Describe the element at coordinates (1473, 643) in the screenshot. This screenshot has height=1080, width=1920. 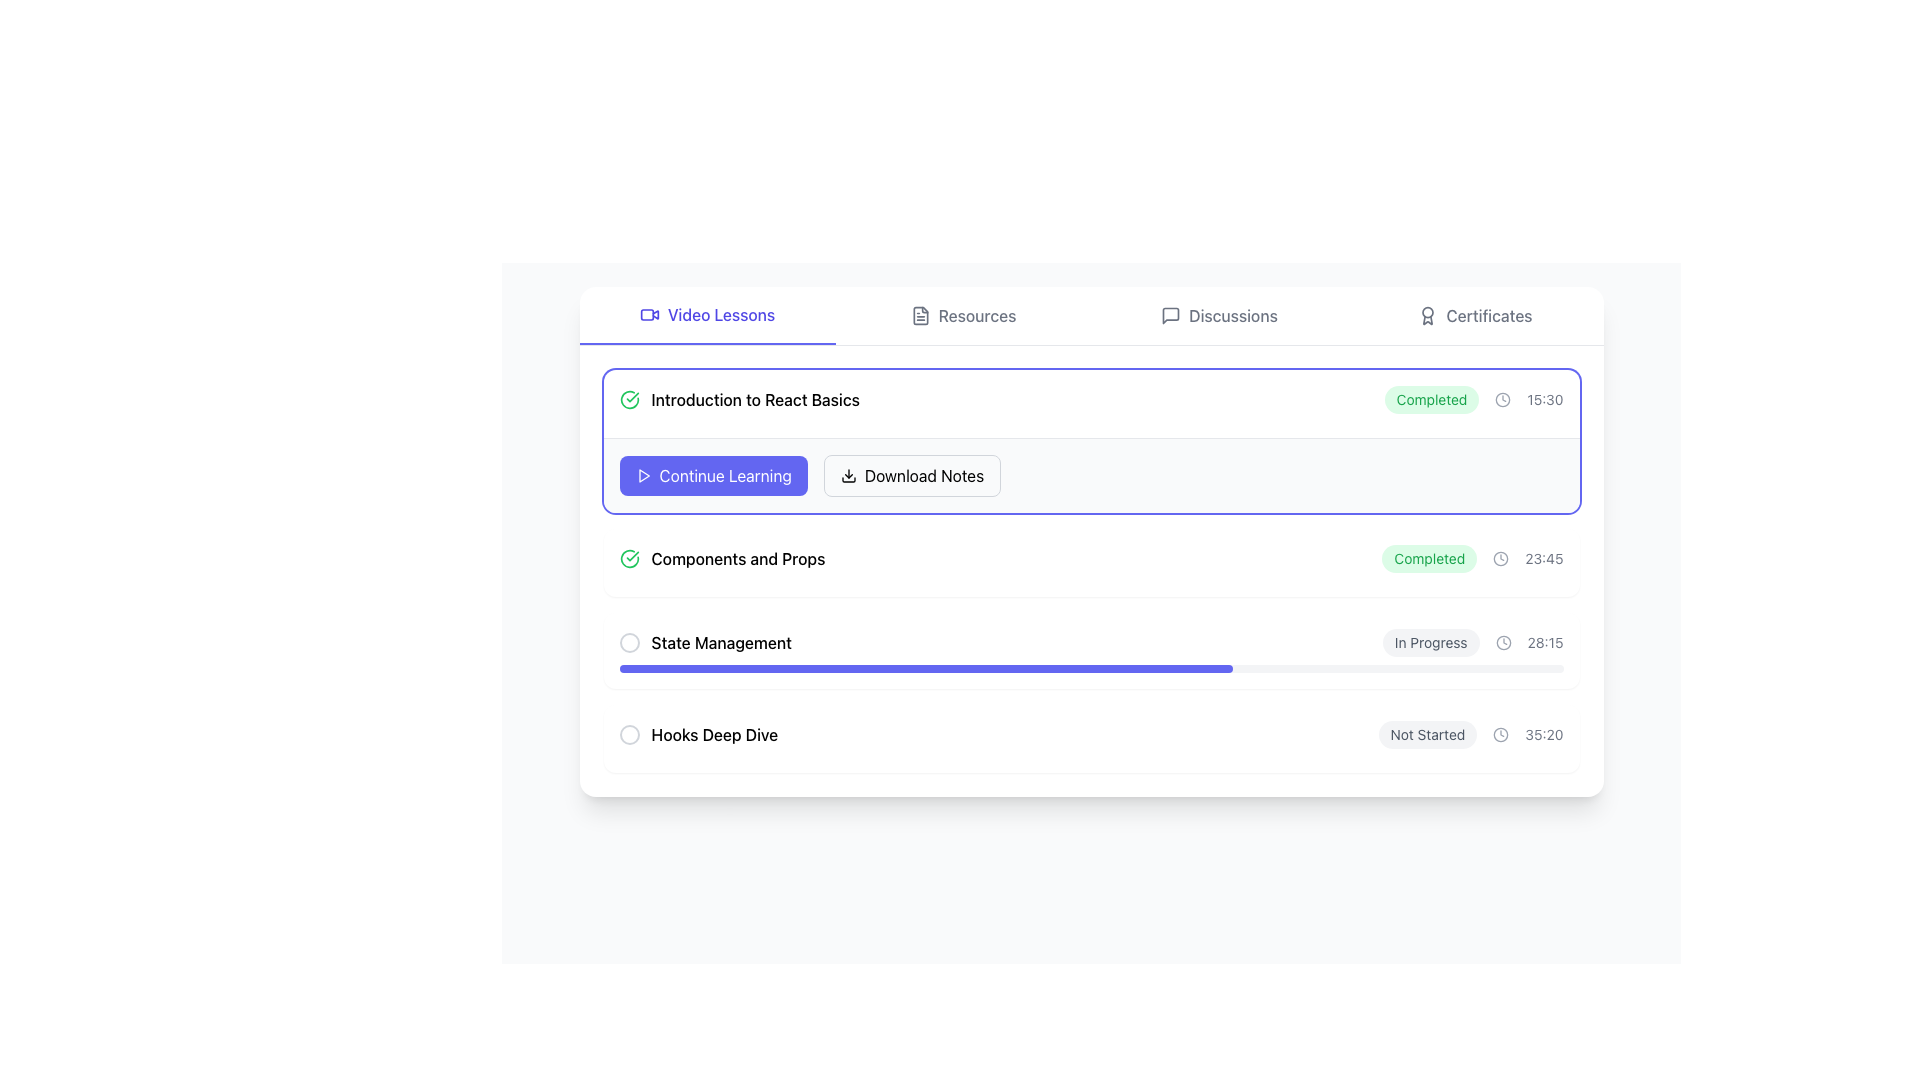
I see `the timestamp '28:15' displayed in the Status indicator with the text 'In Progress', which is located in the 'State Management' section, aligned to the right side of the section` at that location.